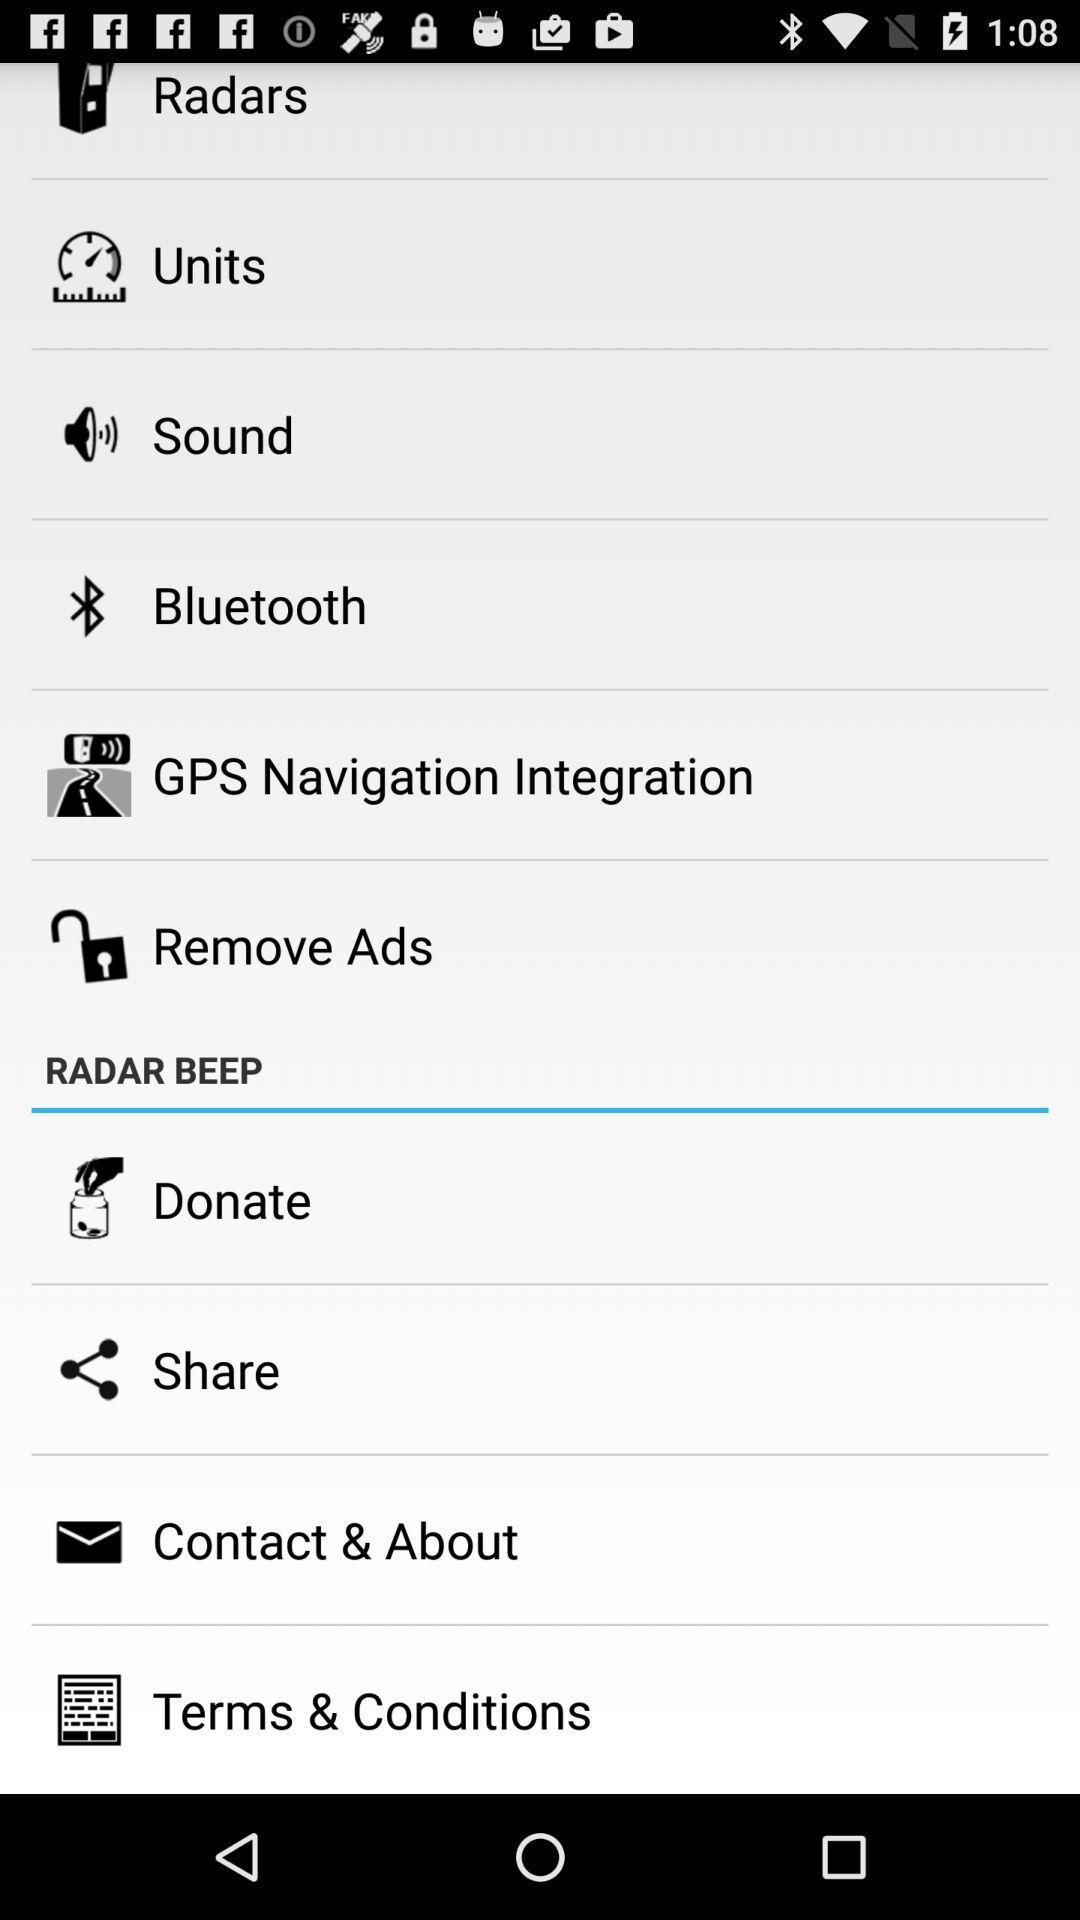 The image size is (1080, 1920). Describe the element at coordinates (223, 433) in the screenshot. I see `the icon below the units item` at that location.